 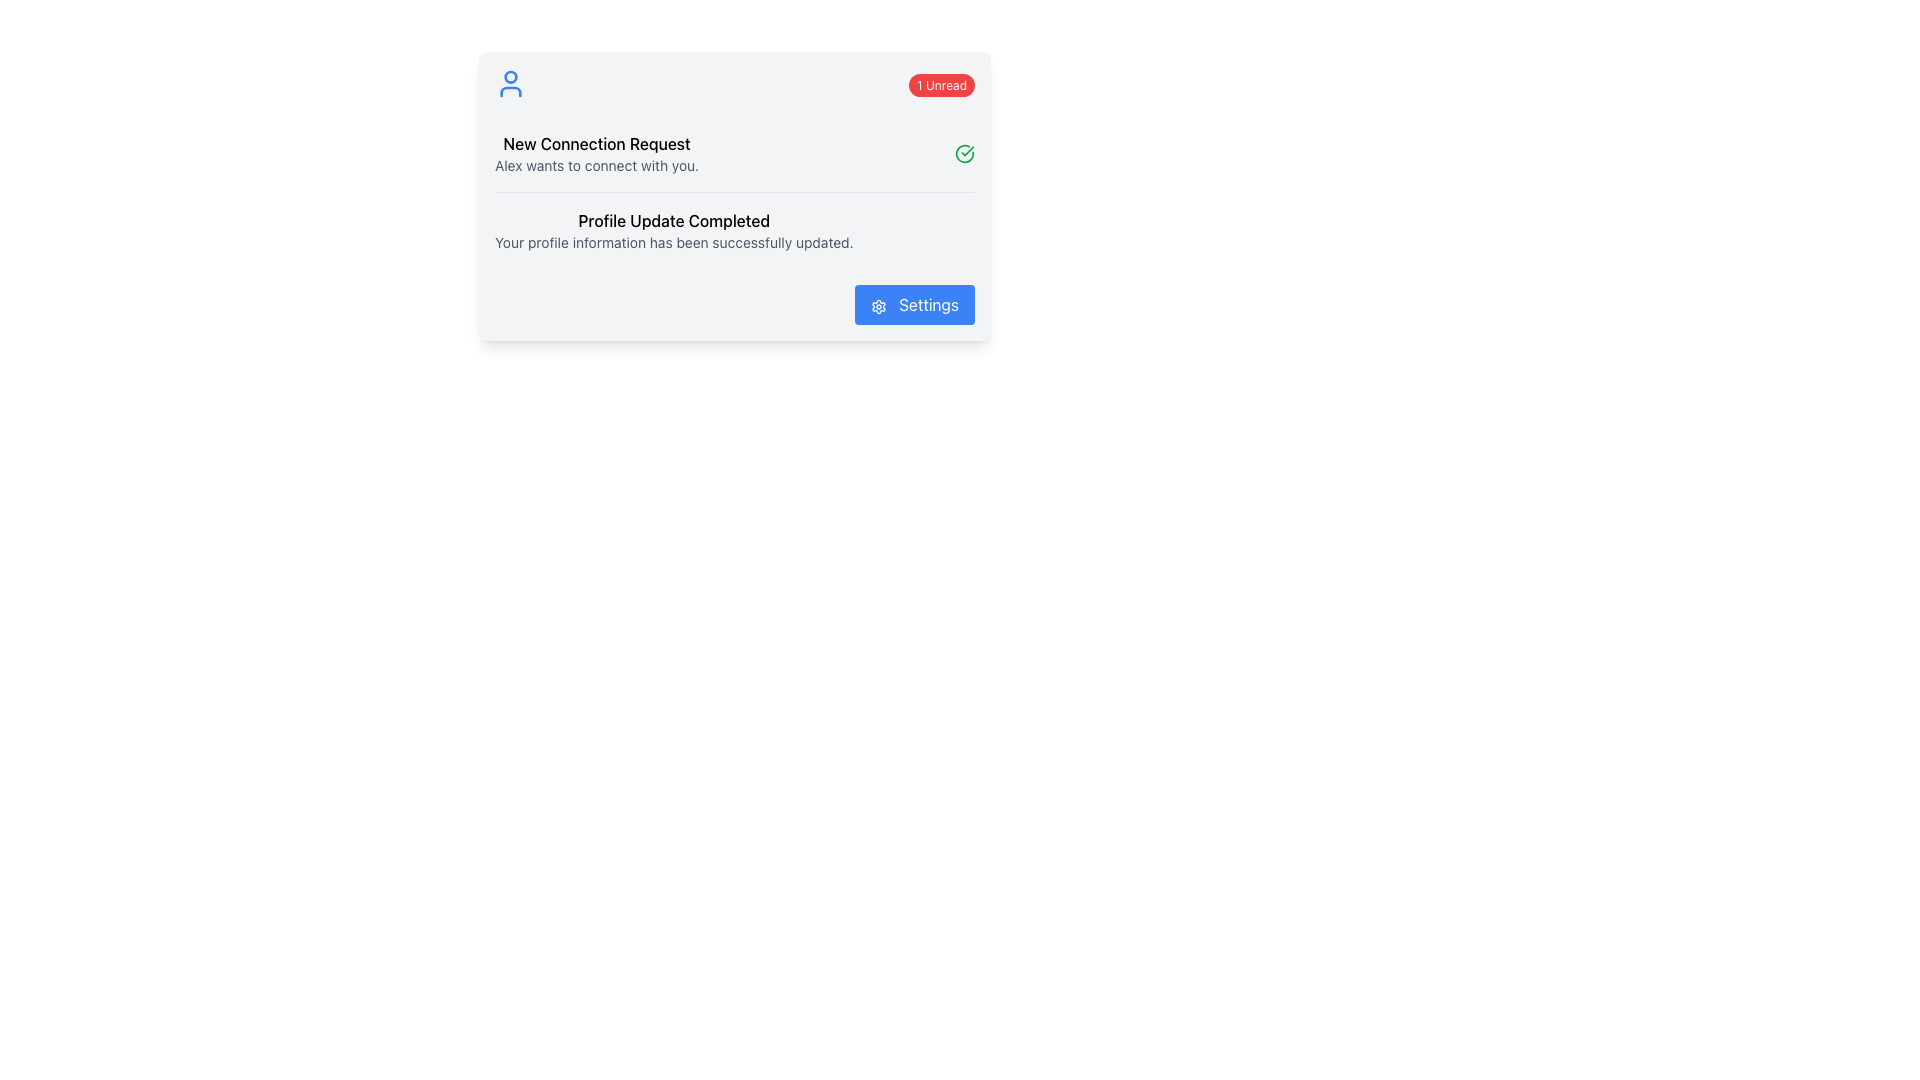 I want to click on the confirmation message indicating that the user's profile information has been updated successfully, located below the title 'Profile Update Completed' in the notification card, so click(x=674, y=242).